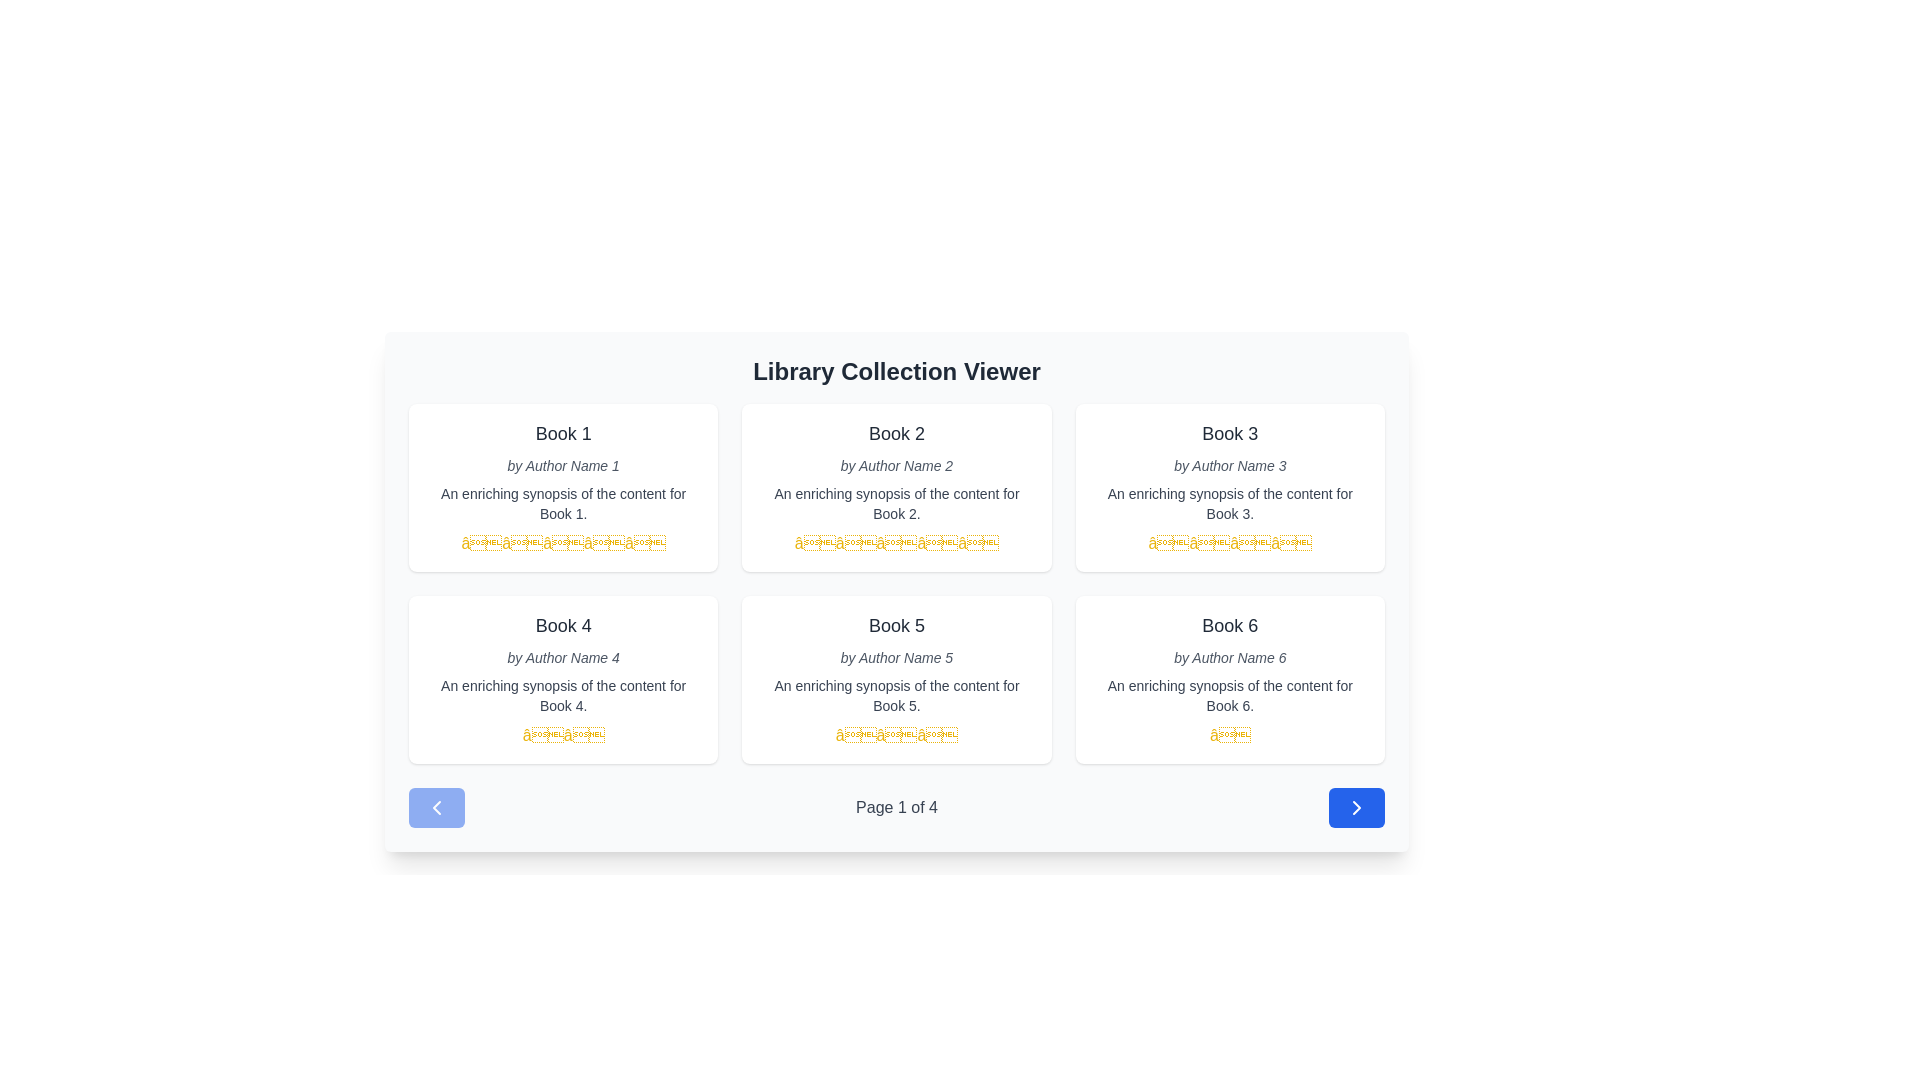  I want to click on the static text label displaying the author's name associated with 'Book 4', positioned below the title and above the synopsis, so click(562, 658).